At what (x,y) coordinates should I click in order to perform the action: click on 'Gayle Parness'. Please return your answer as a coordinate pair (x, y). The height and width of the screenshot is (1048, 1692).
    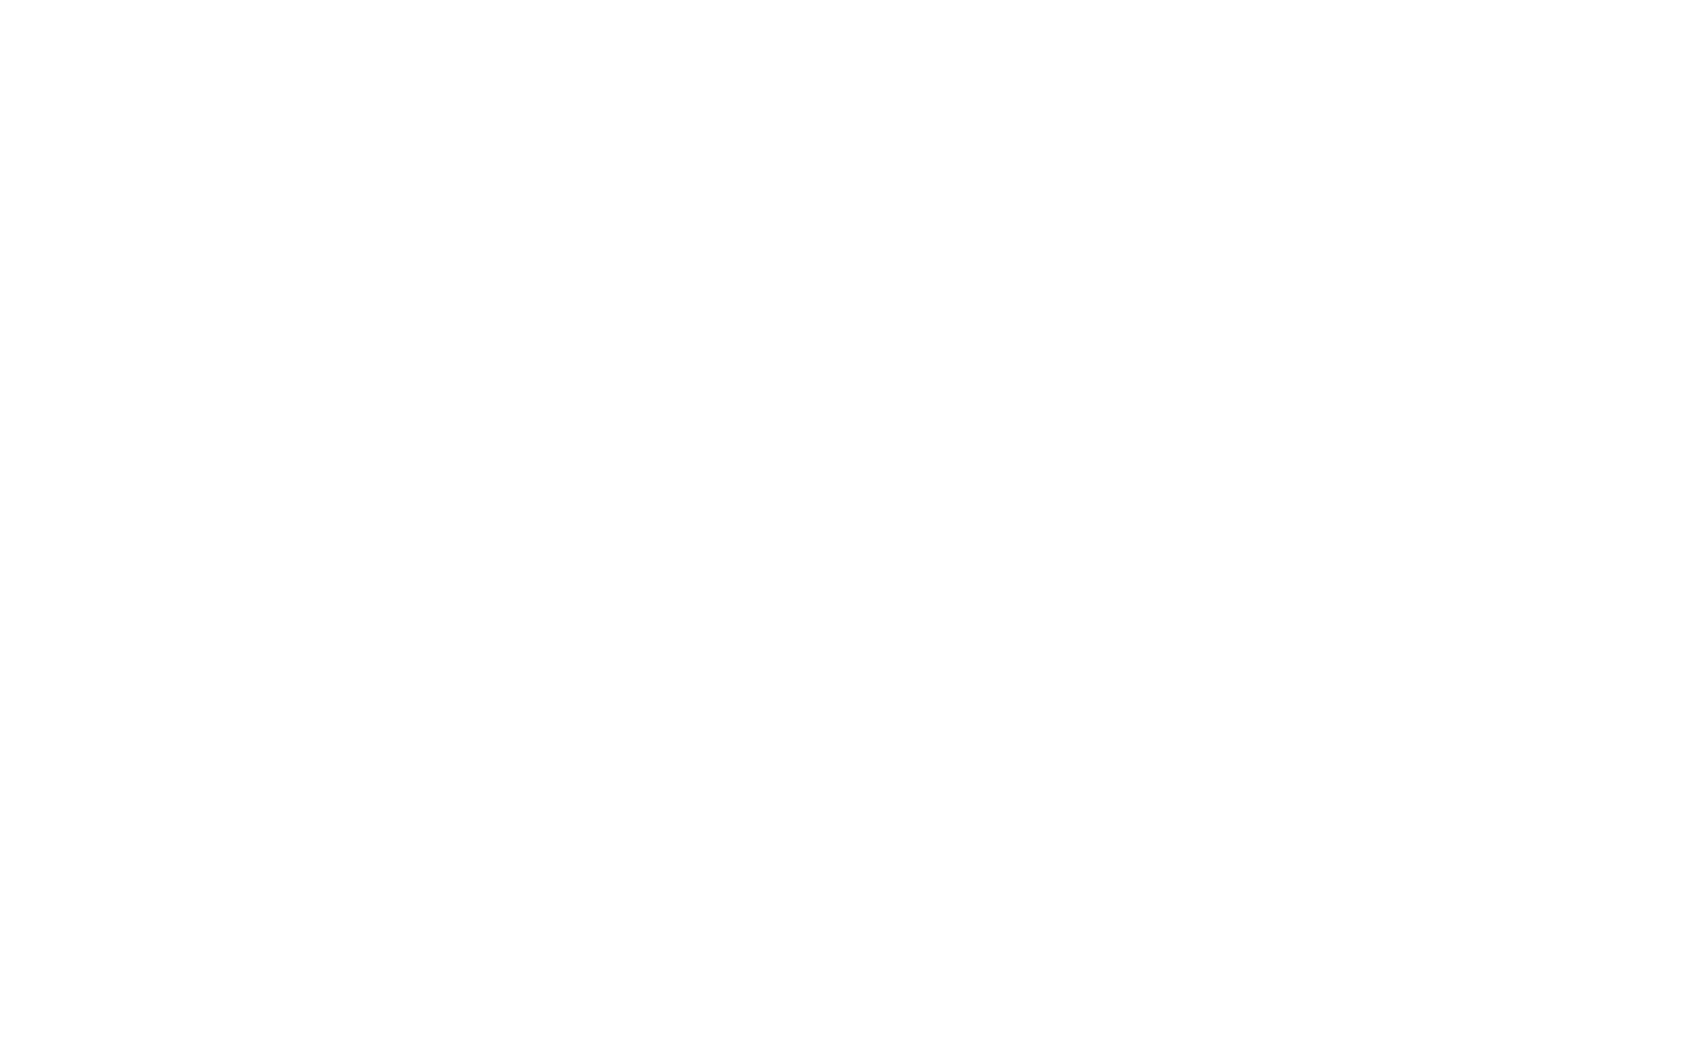
    Looking at the image, I should click on (406, 501).